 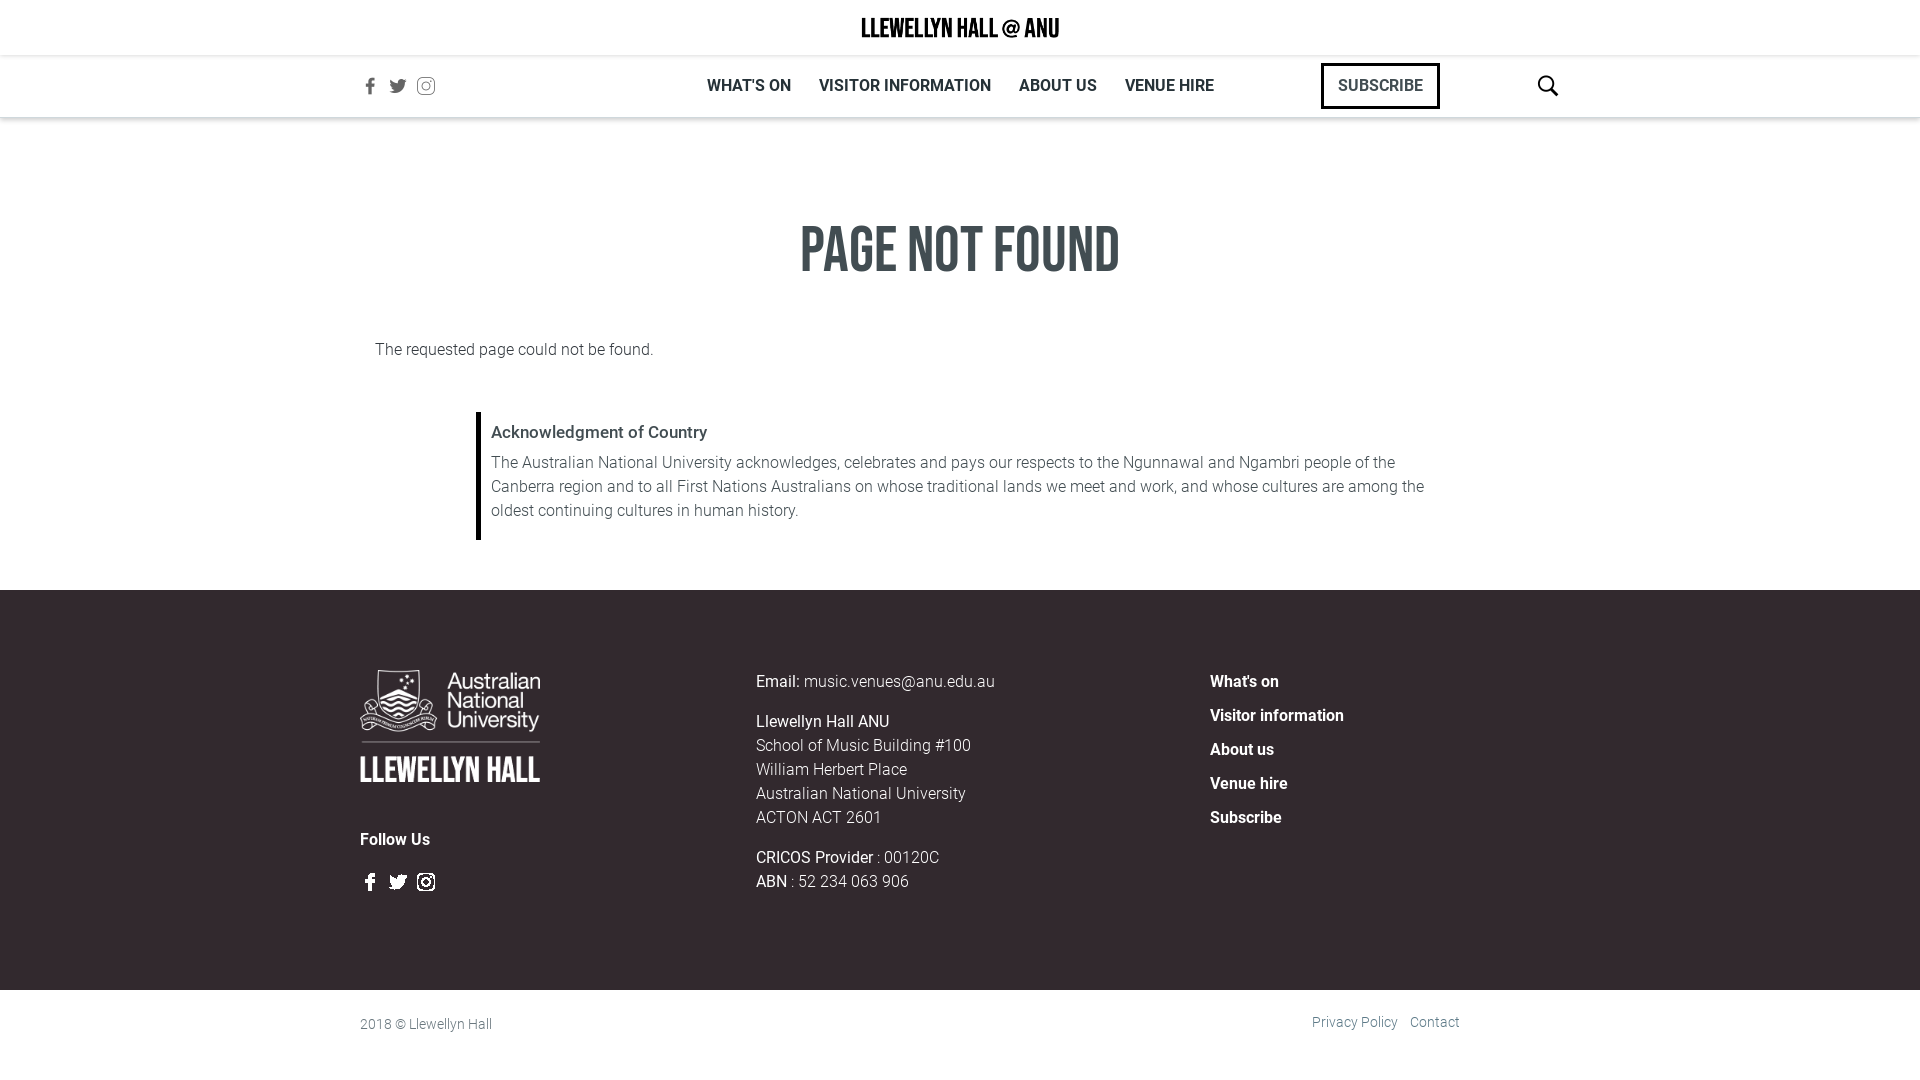 I want to click on 'music.venues@anu.edu.au', so click(x=898, y=680).